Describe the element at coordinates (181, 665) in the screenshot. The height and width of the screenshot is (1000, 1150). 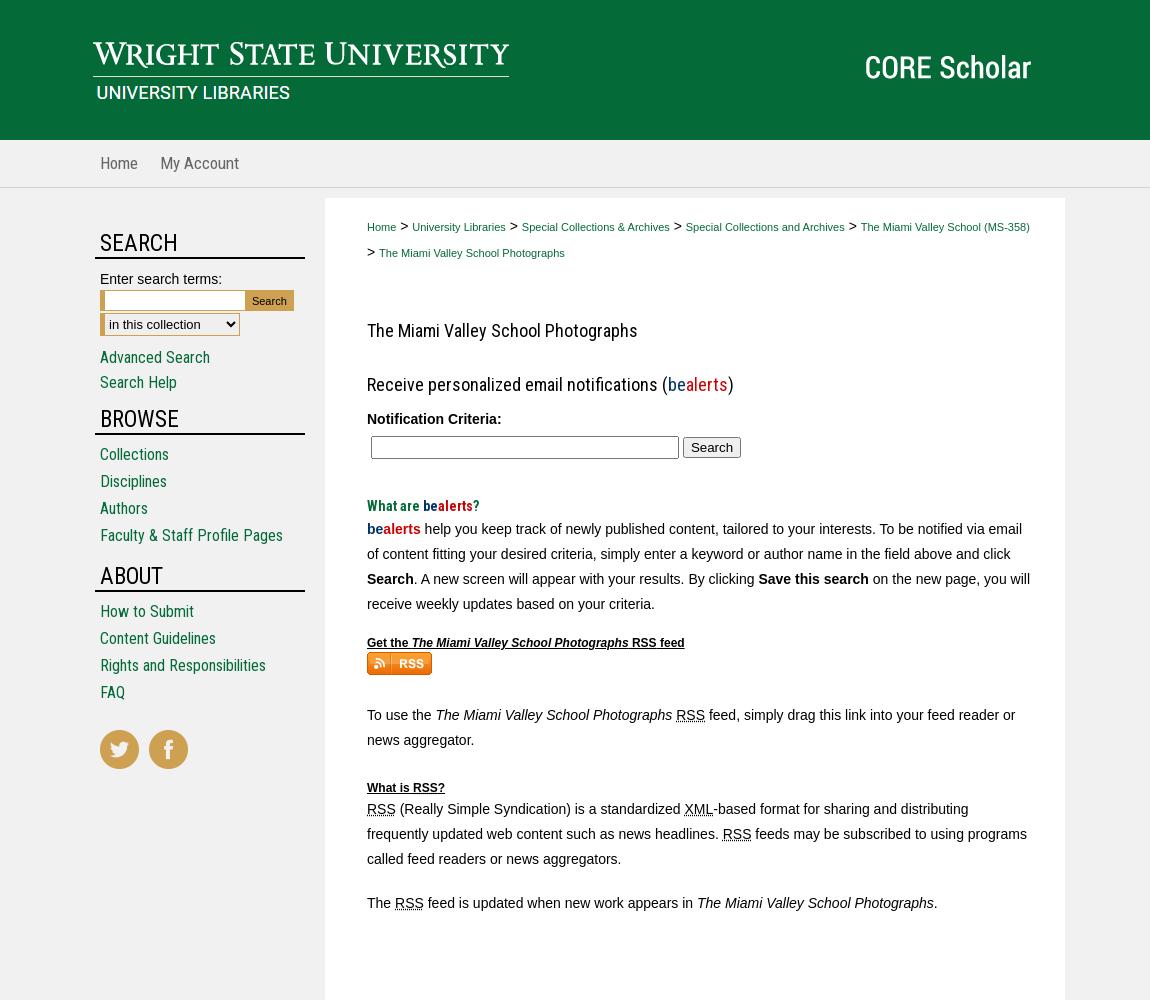
I see `'Rights and Responsibilities'` at that location.